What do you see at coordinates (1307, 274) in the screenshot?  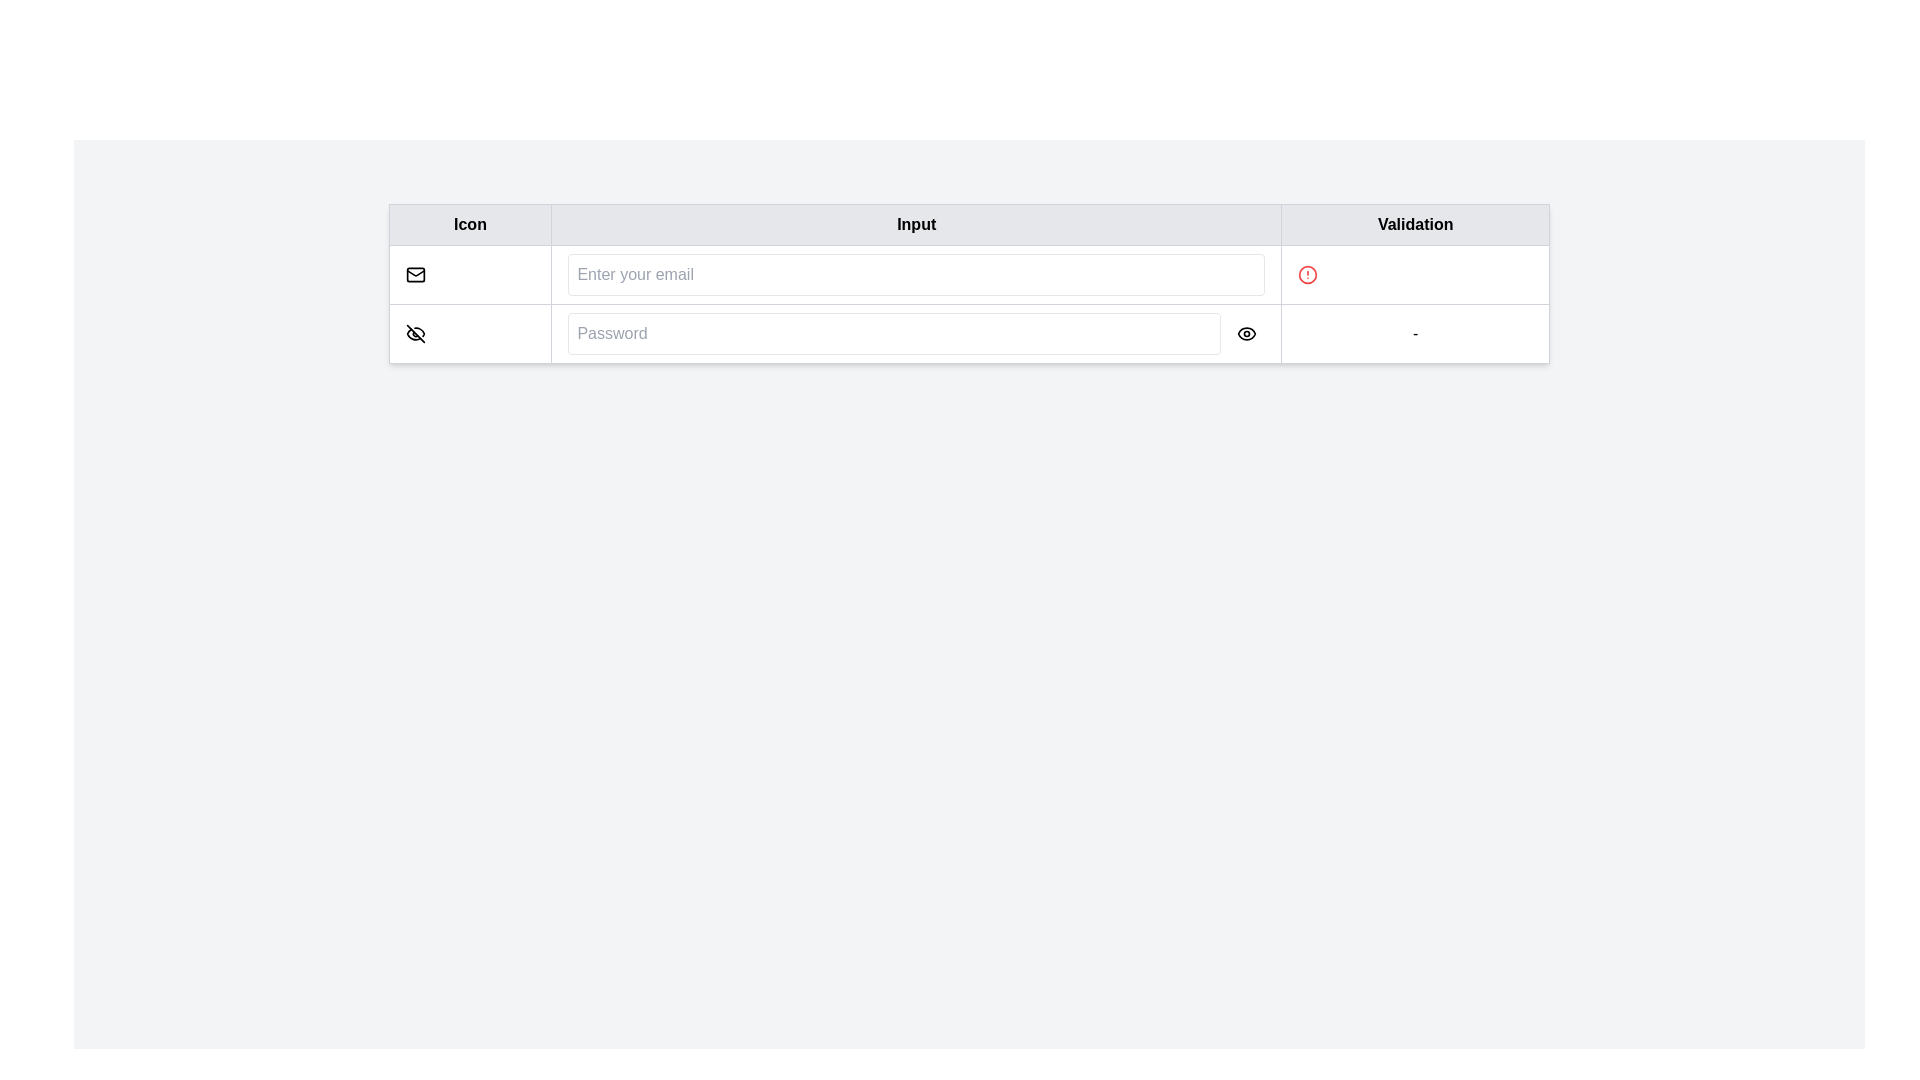 I see `the central circular SVG element with a thin red border that is part of the validation icon in the 'Validation' column next to the 'Enter your email' input field` at bounding box center [1307, 274].